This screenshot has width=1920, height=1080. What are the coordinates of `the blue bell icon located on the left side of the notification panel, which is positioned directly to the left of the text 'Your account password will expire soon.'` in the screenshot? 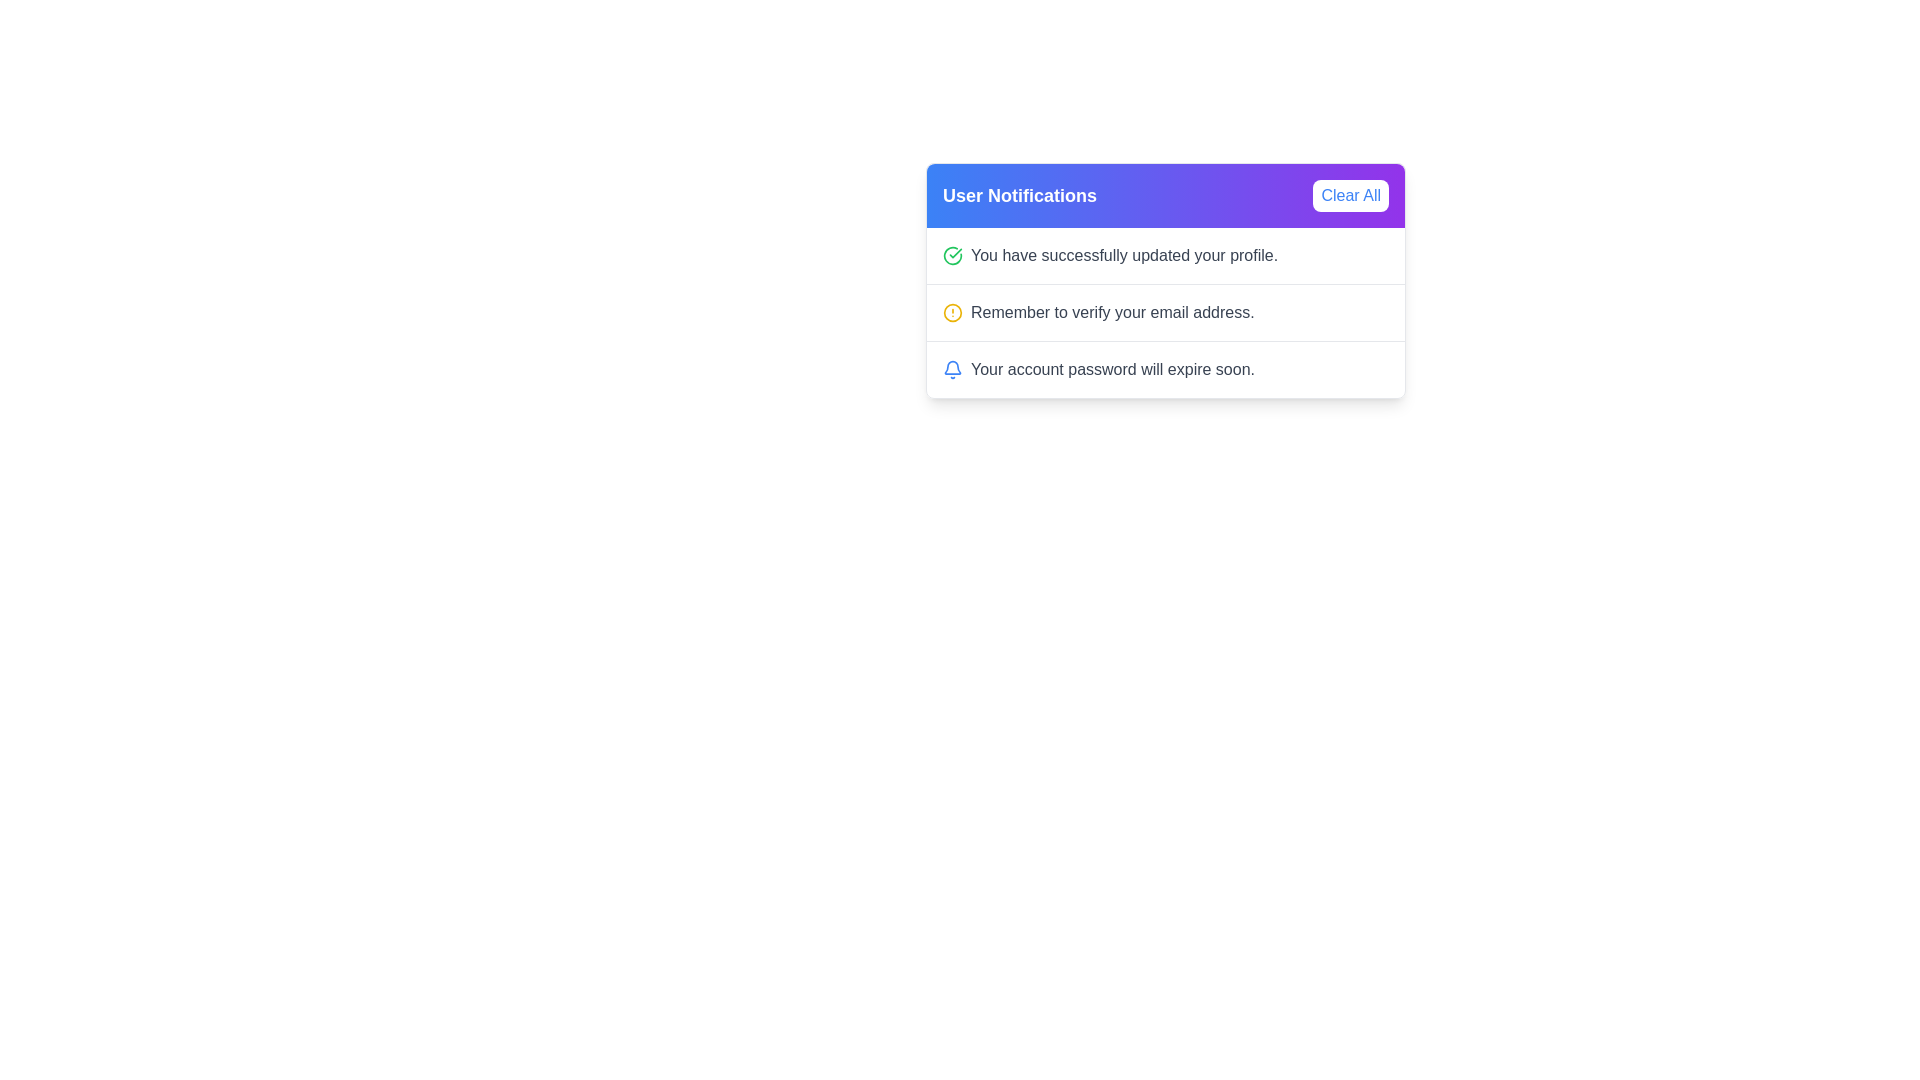 It's located at (952, 370).